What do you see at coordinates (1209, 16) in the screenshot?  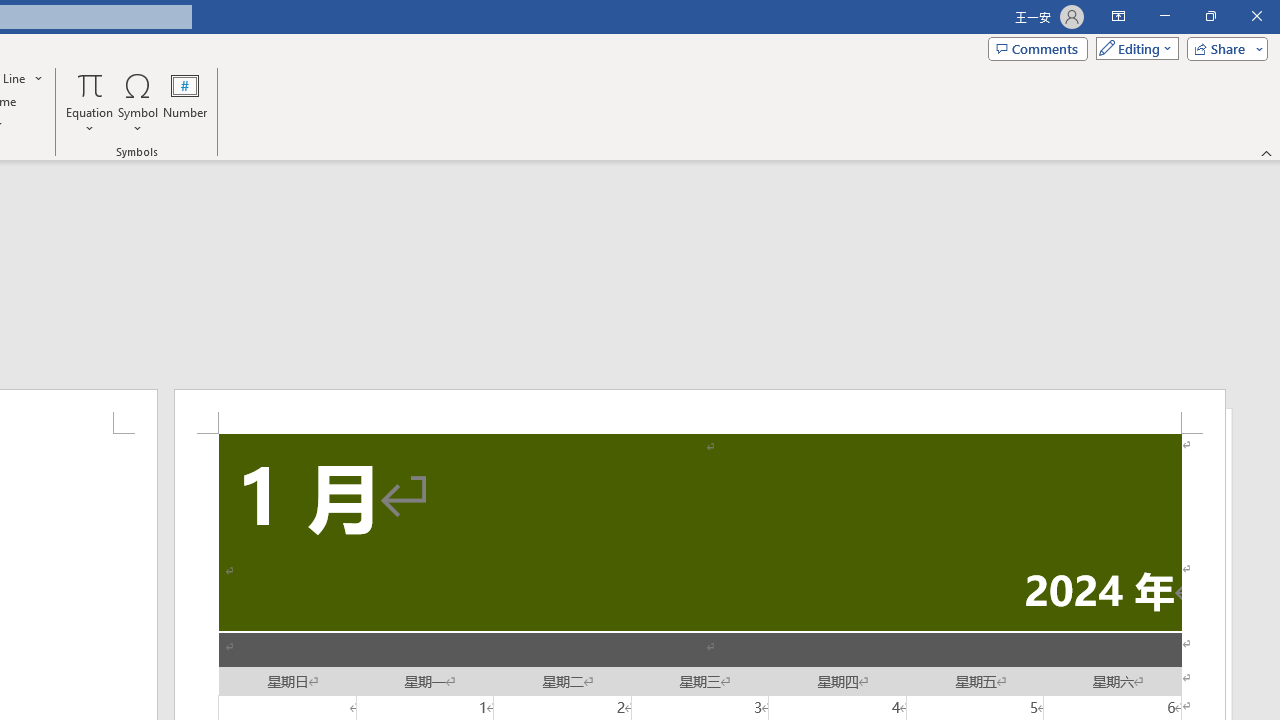 I see `'Restore Down'` at bounding box center [1209, 16].